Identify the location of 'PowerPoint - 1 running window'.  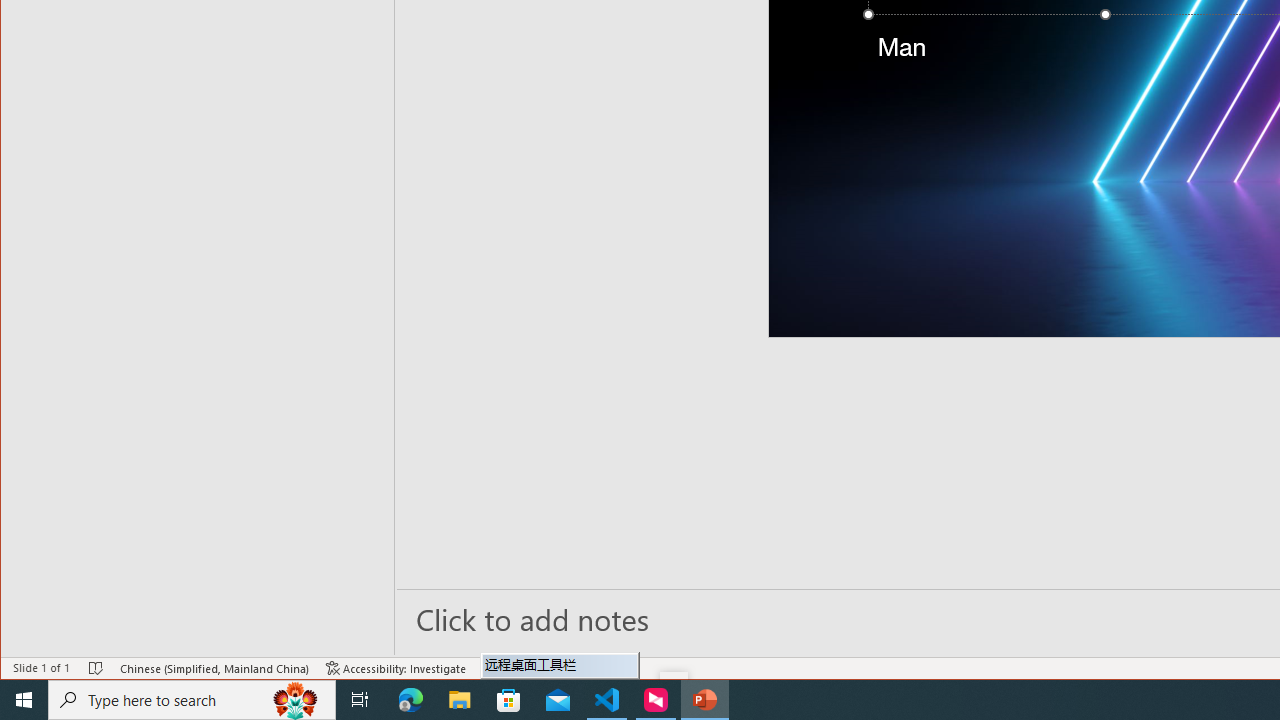
(705, 698).